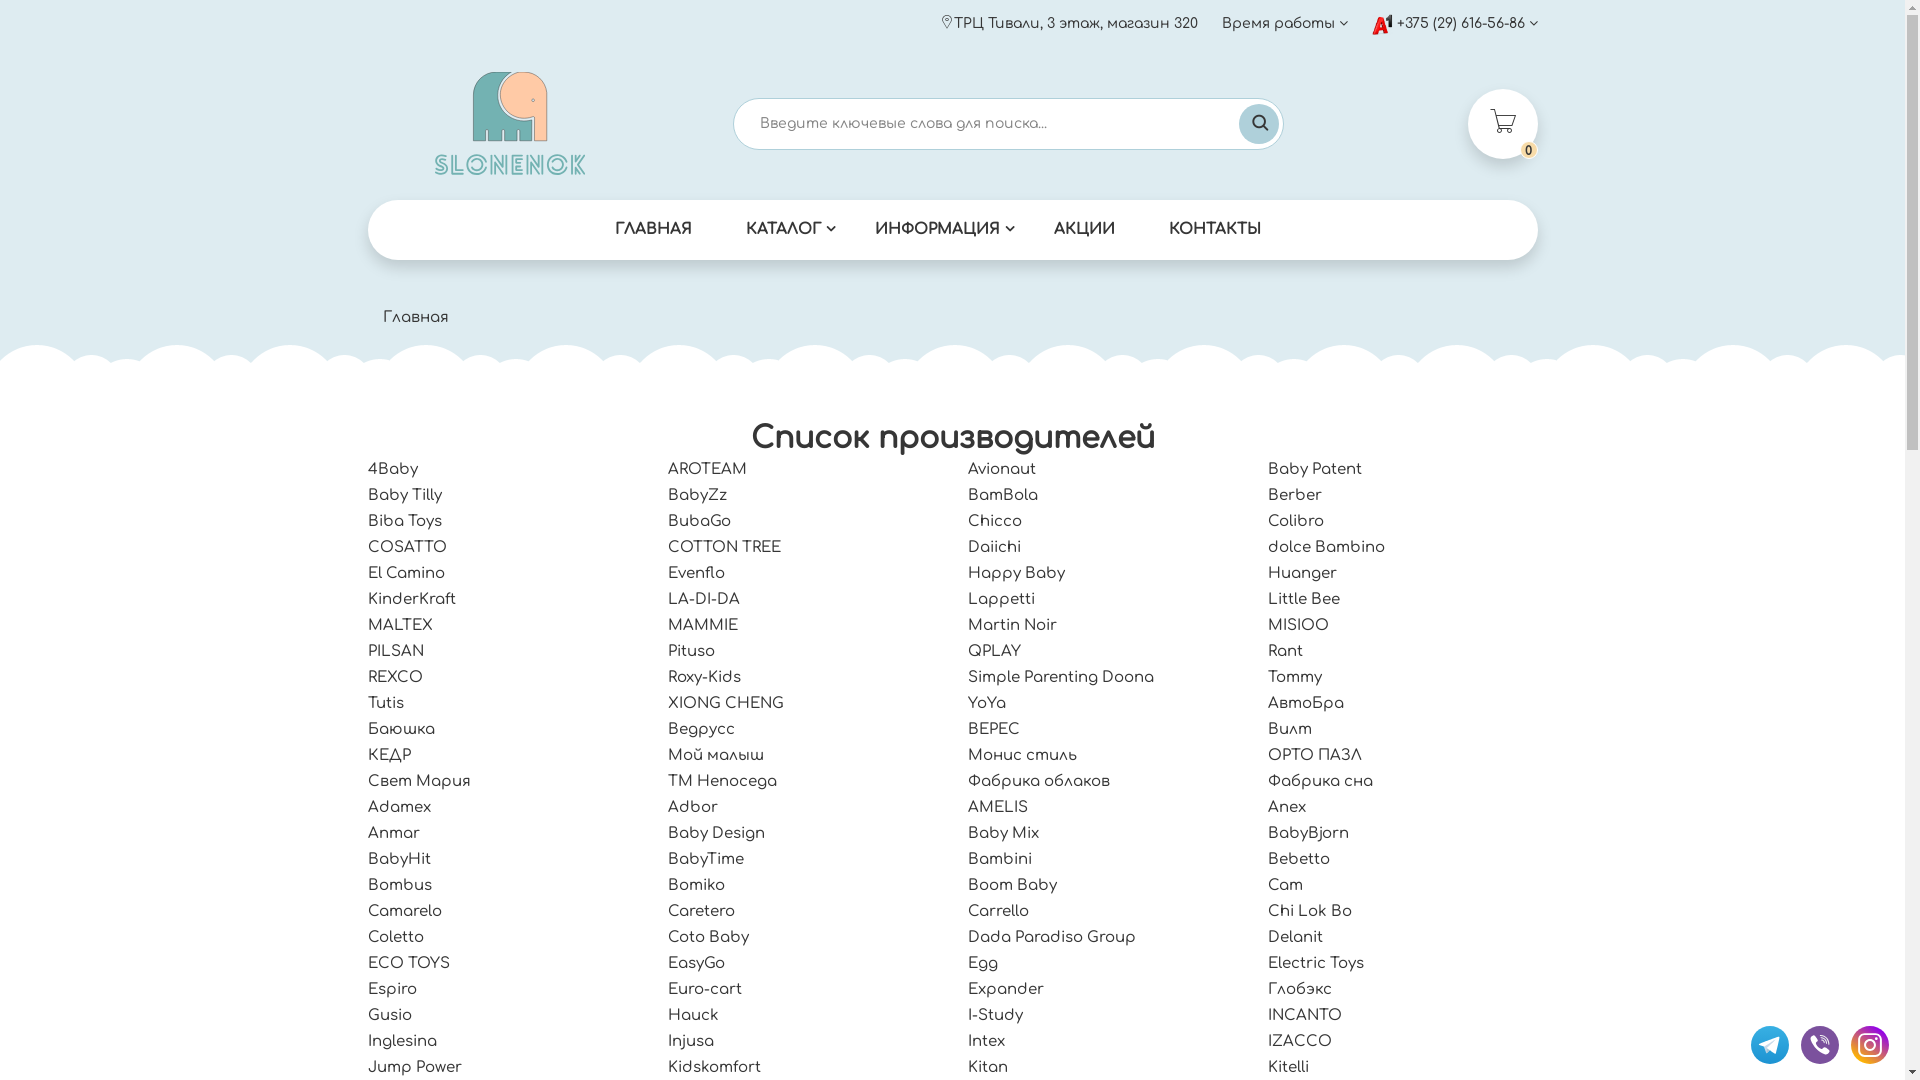  Describe the element at coordinates (405, 573) in the screenshot. I see `'El Camino'` at that location.